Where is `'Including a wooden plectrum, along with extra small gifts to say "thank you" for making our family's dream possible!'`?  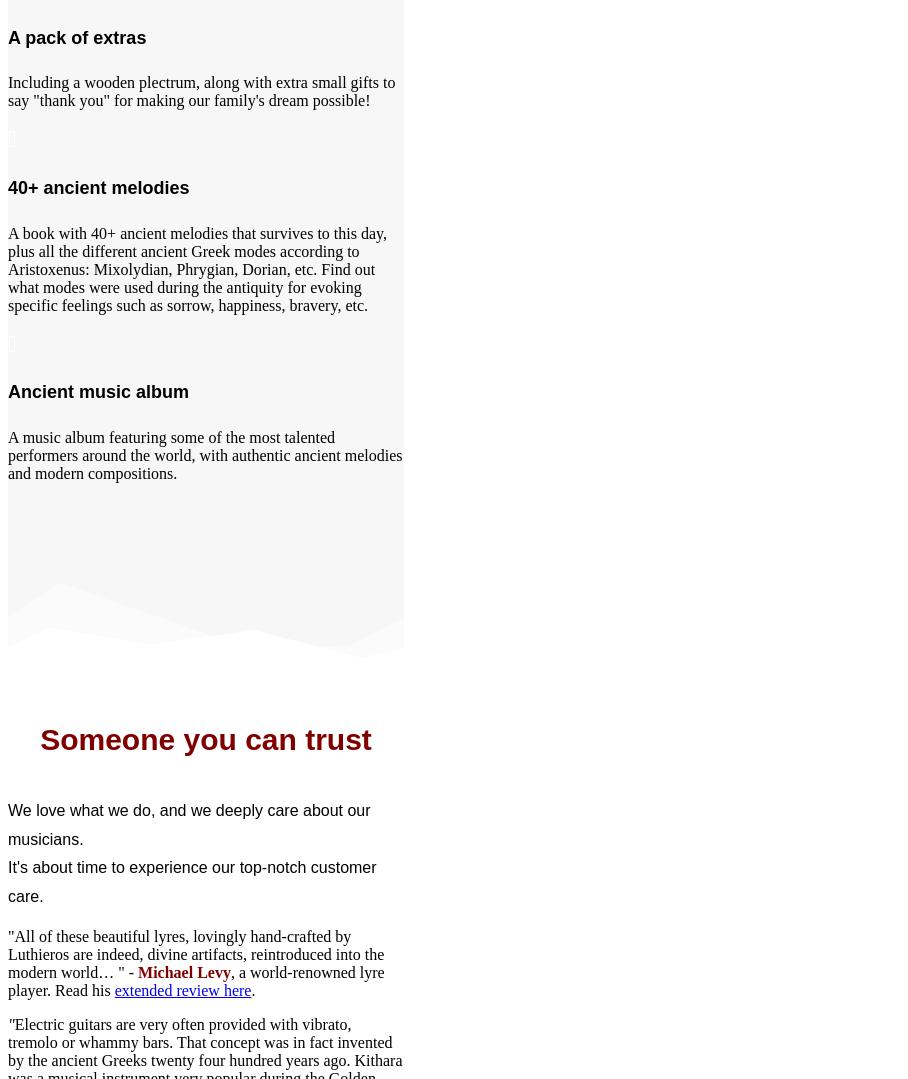 'Including a wooden plectrum, along with extra small gifts to say "thank you" for making our family's dream possible!' is located at coordinates (201, 91).